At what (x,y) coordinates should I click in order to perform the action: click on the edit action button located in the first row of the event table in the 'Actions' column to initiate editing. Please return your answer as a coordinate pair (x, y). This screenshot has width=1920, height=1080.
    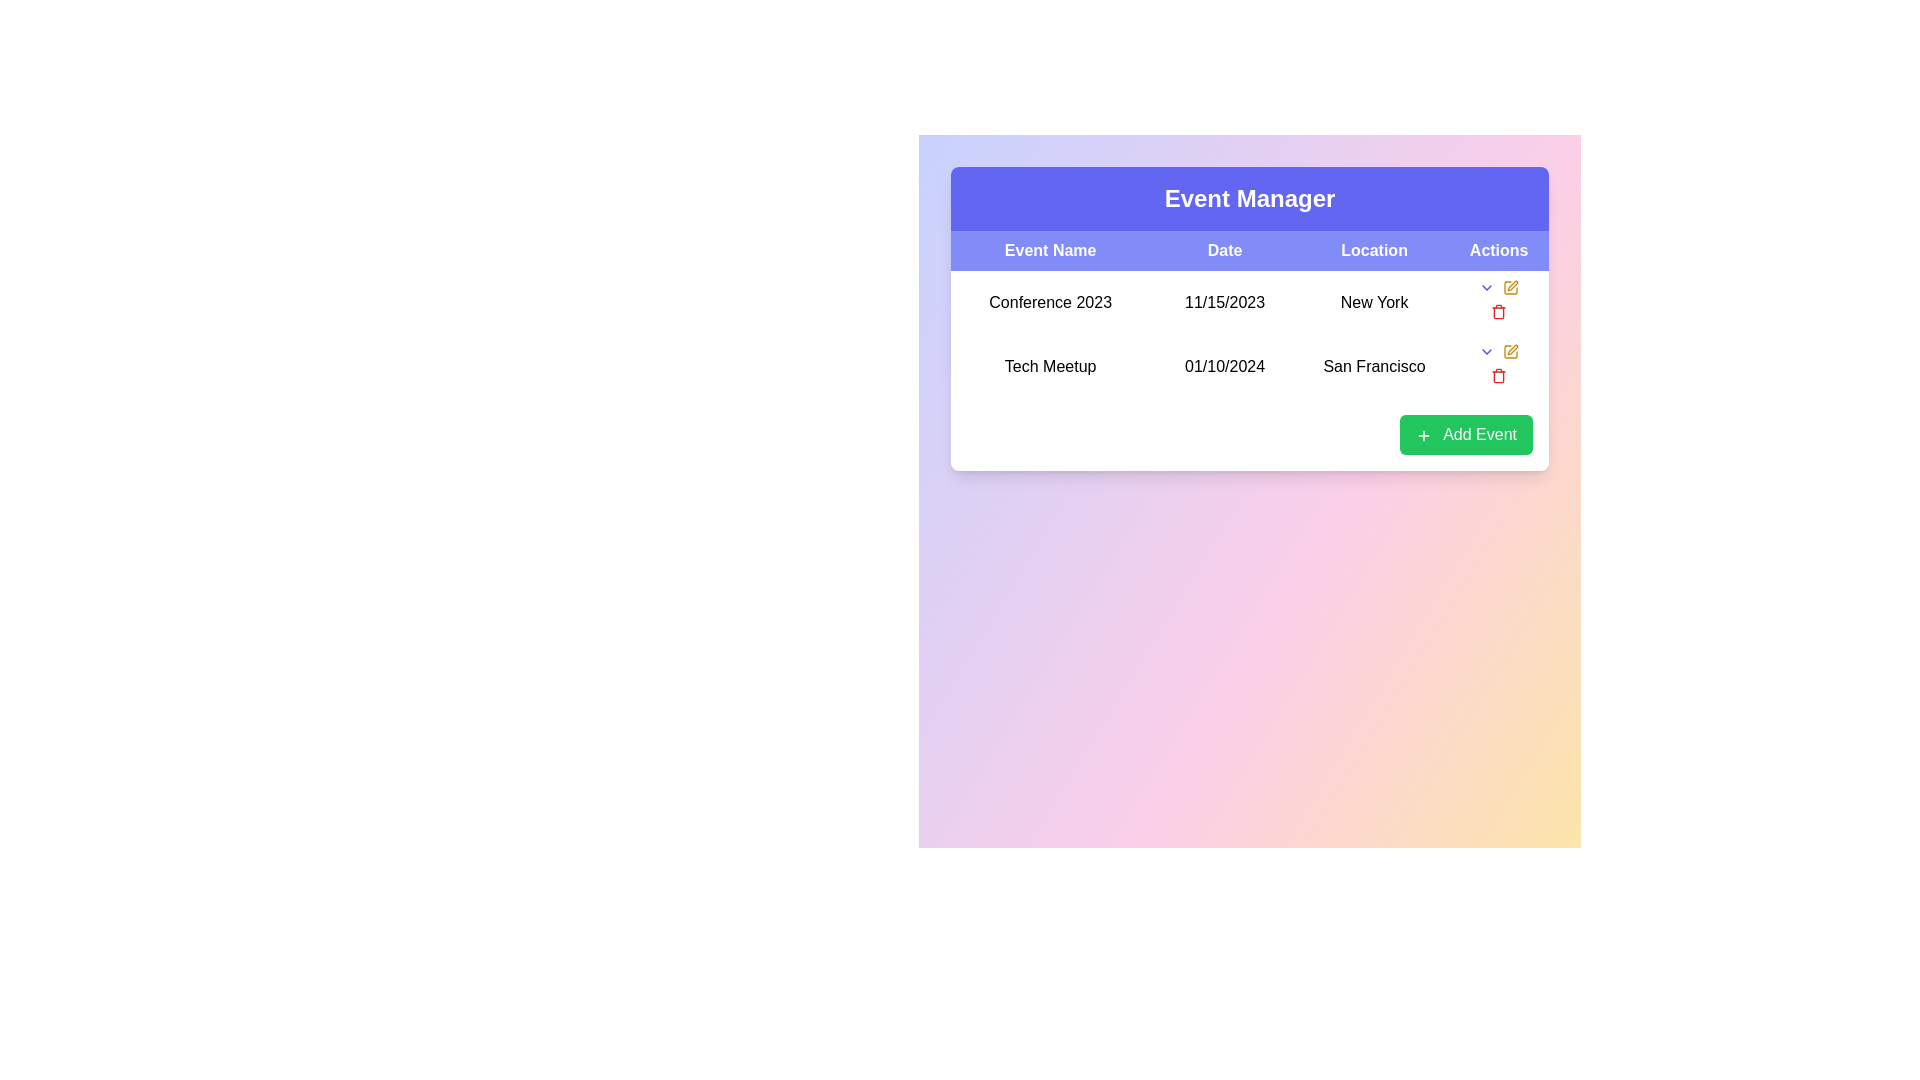
    Looking at the image, I should click on (1511, 350).